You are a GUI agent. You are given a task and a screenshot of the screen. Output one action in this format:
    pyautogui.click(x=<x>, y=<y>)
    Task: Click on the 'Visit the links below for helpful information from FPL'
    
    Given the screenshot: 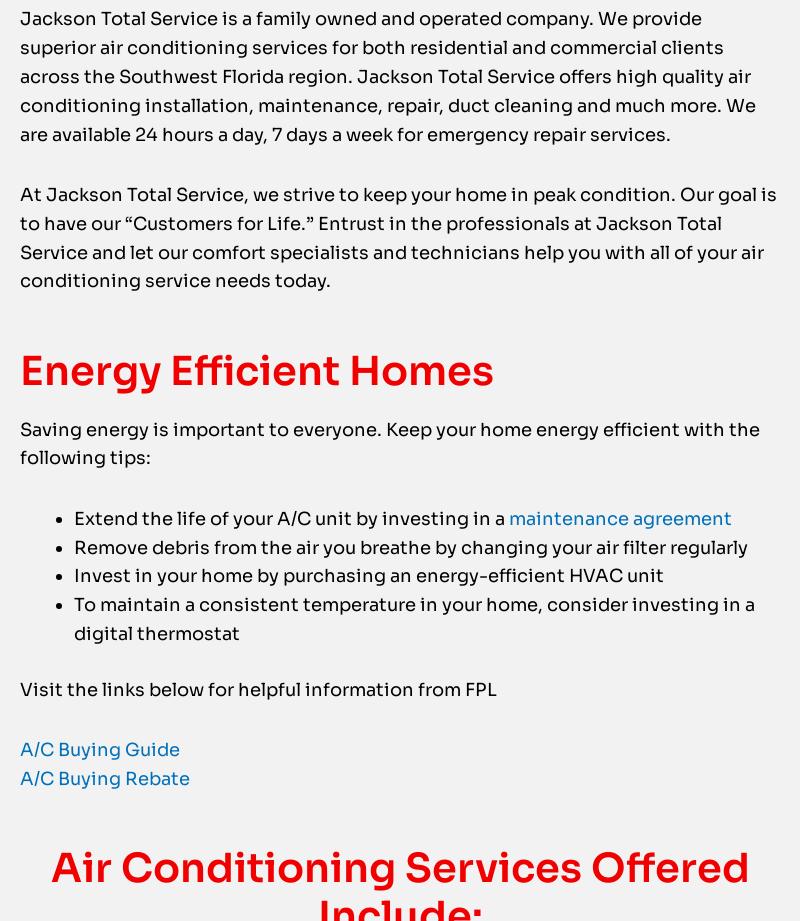 What is the action you would take?
    pyautogui.click(x=257, y=729)
    